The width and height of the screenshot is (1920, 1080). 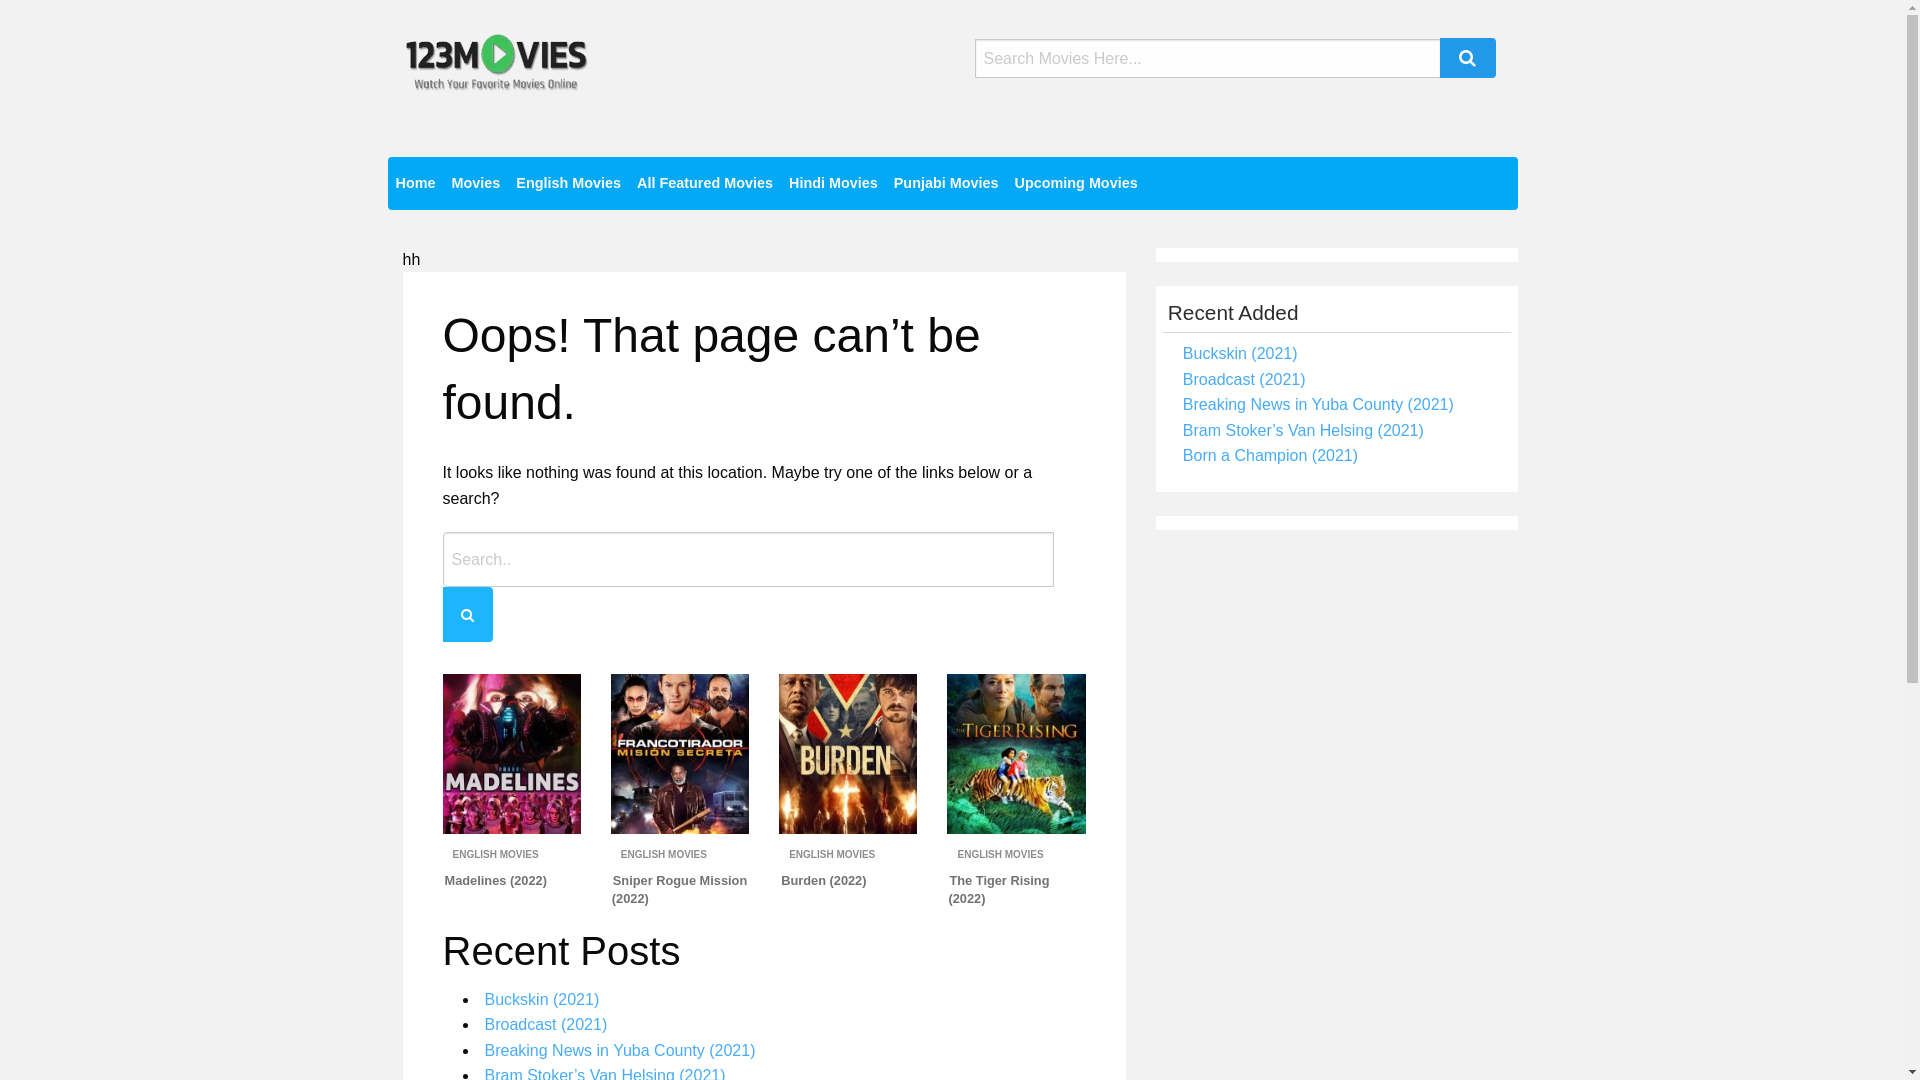 What do you see at coordinates (780, 183) in the screenshot?
I see `'Hindi Movies'` at bounding box center [780, 183].